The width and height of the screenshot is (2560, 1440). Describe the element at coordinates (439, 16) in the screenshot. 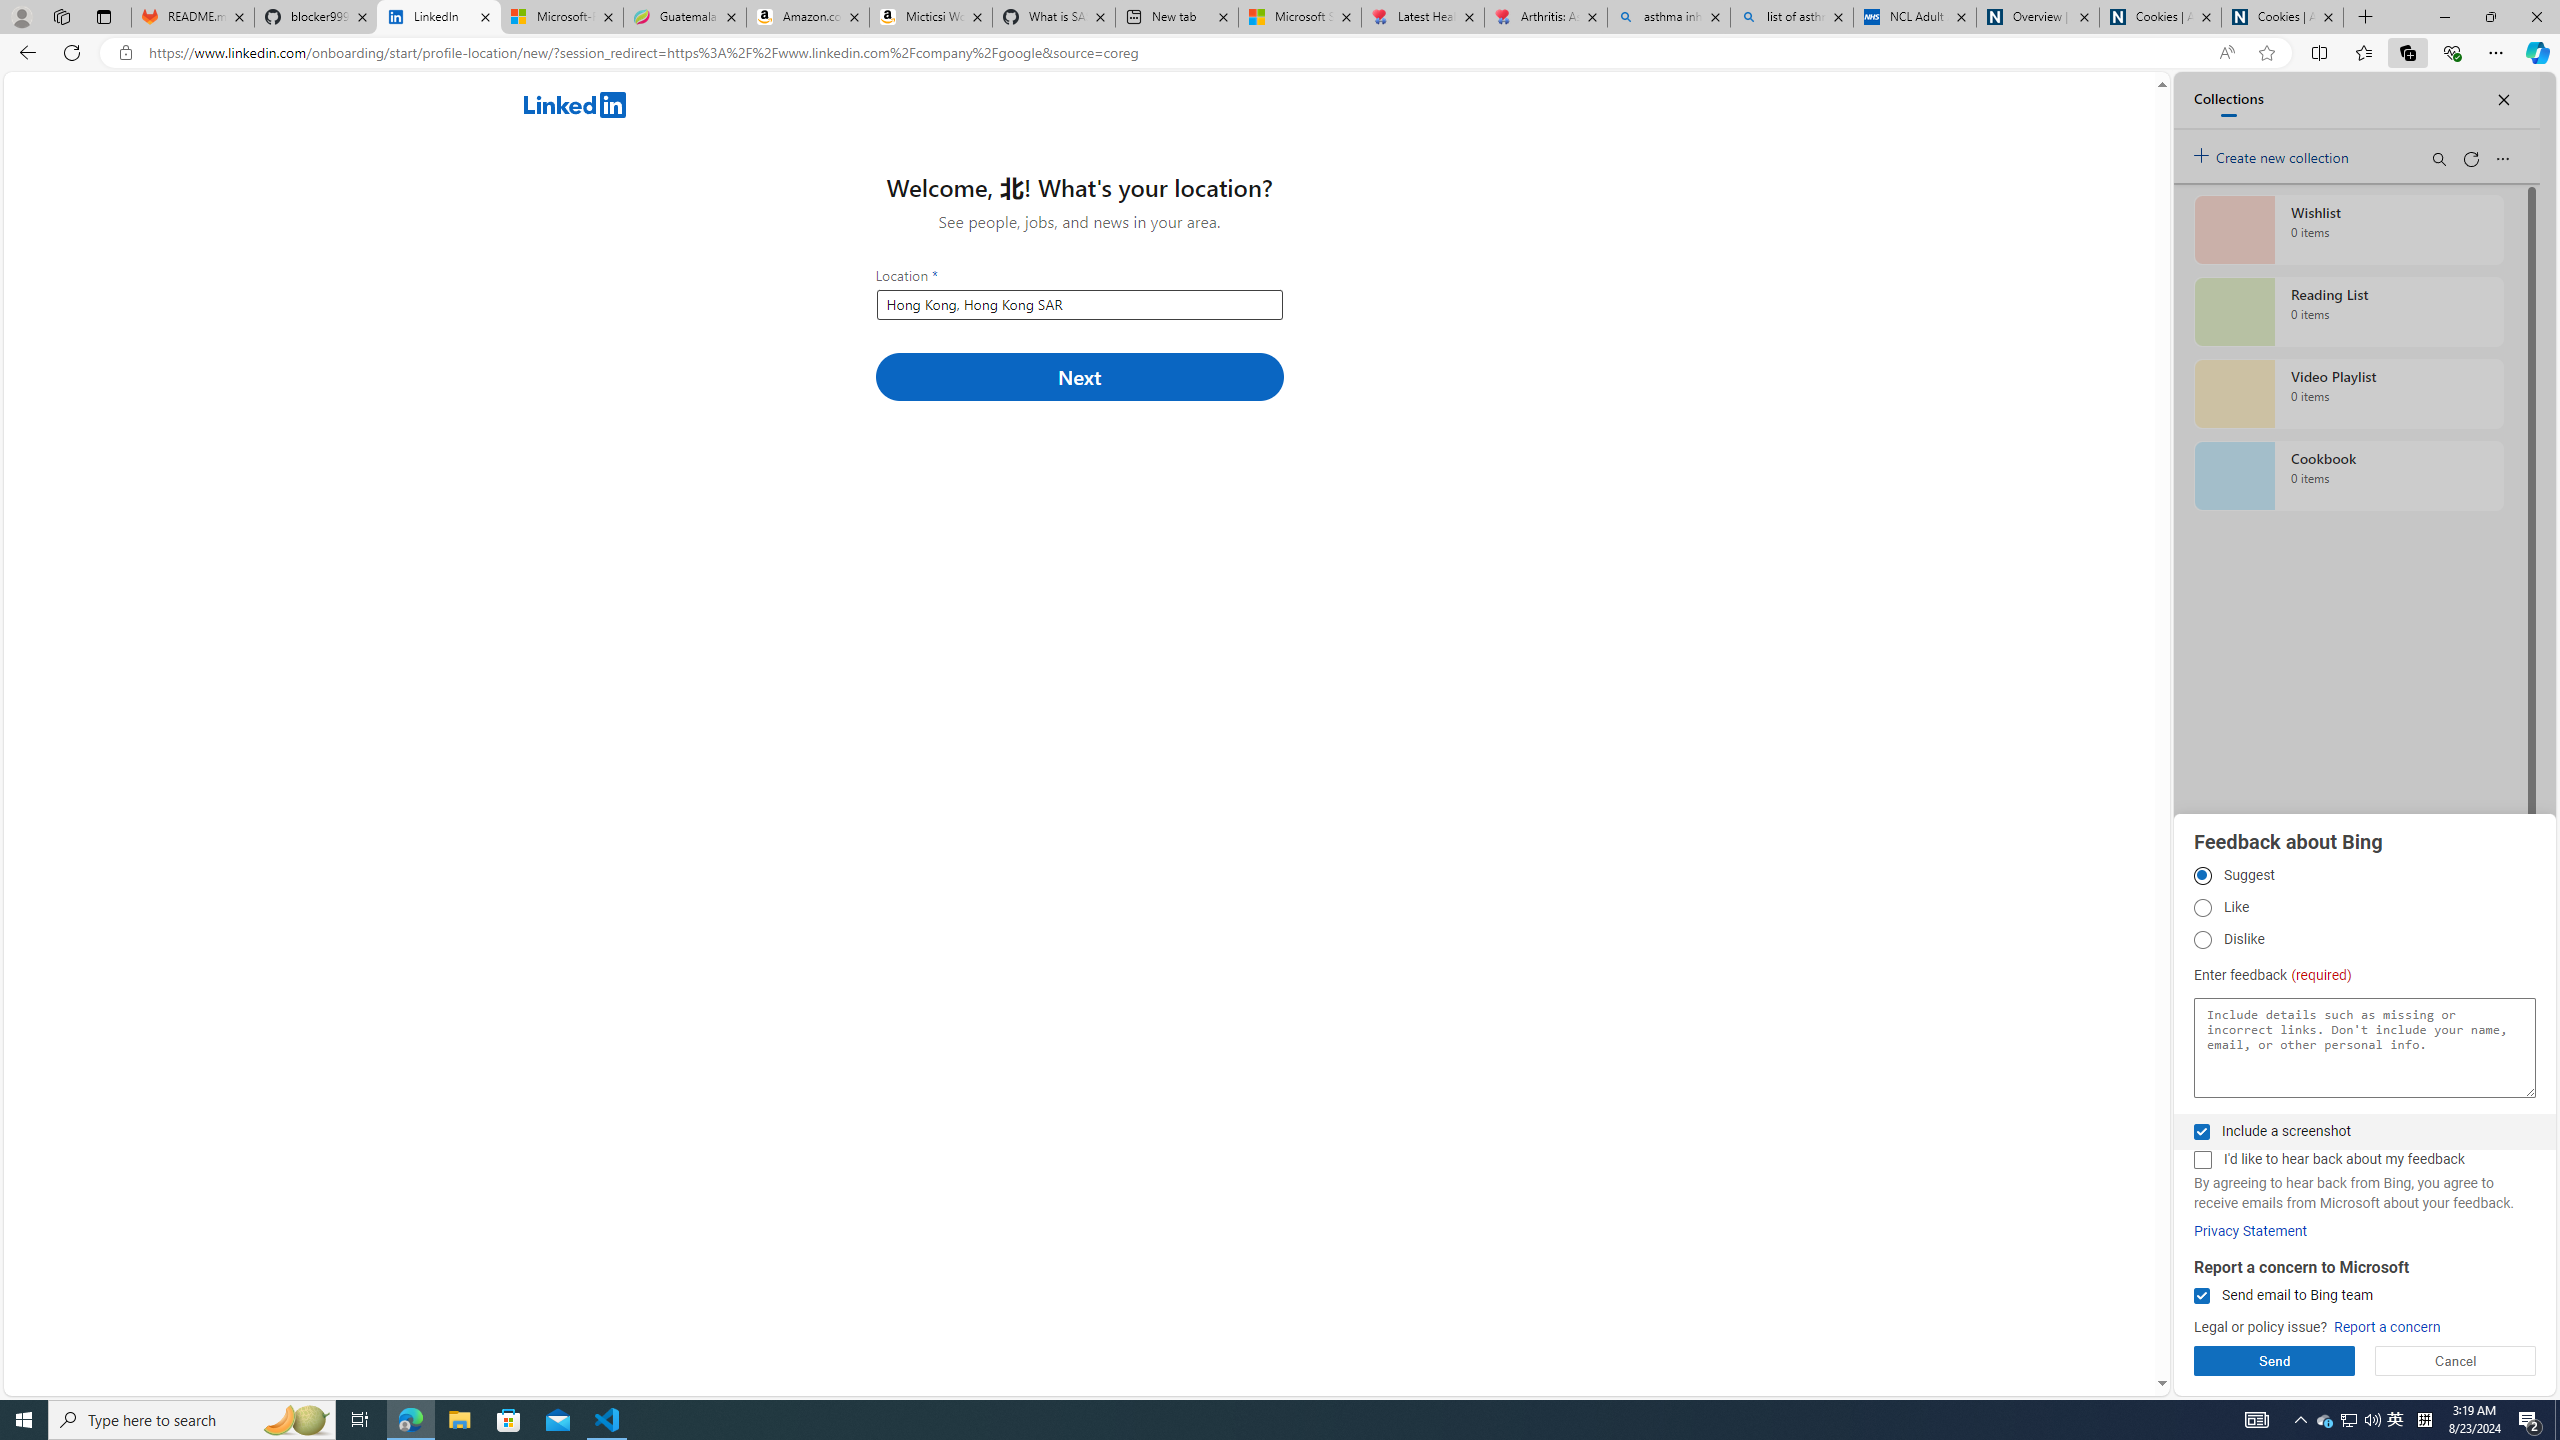

I see `'LinkedIn'` at that location.